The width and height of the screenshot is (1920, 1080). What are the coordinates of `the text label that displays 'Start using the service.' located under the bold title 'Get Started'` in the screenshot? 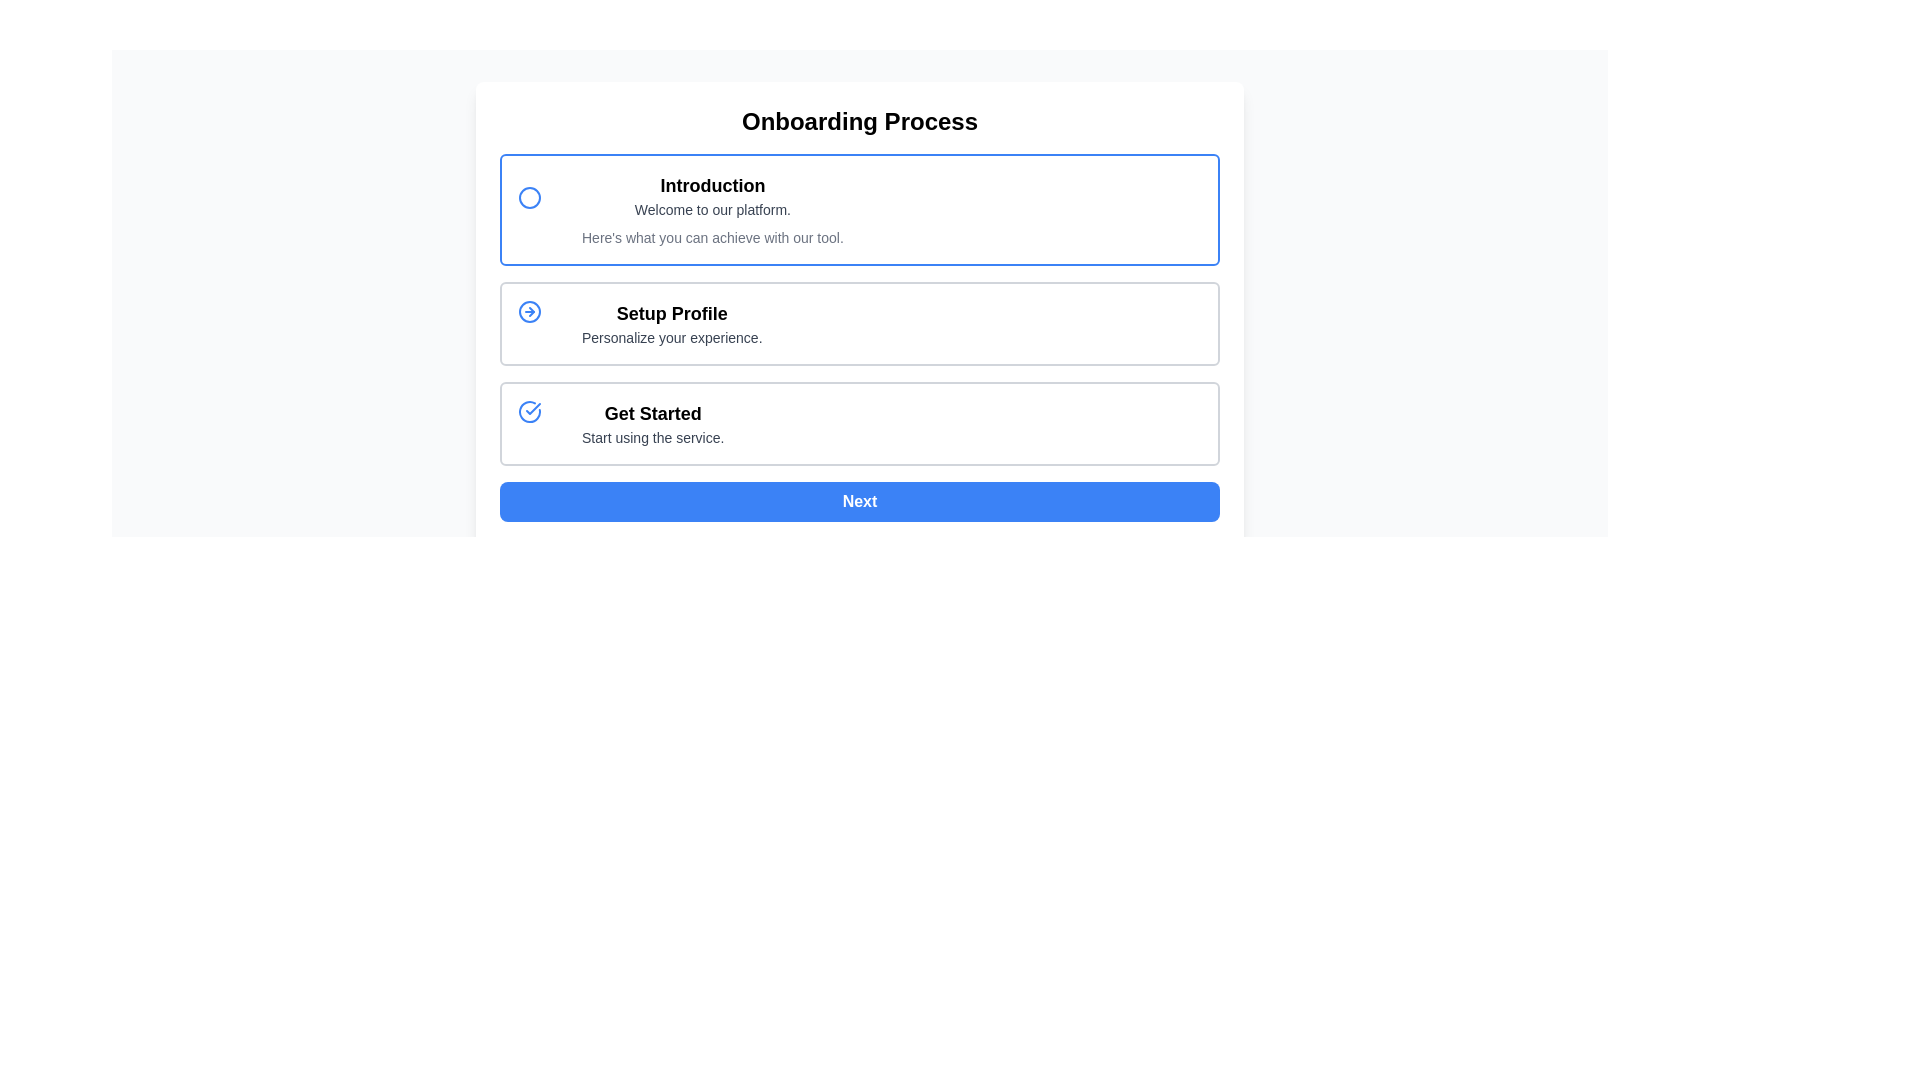 It's located at (653, 437).